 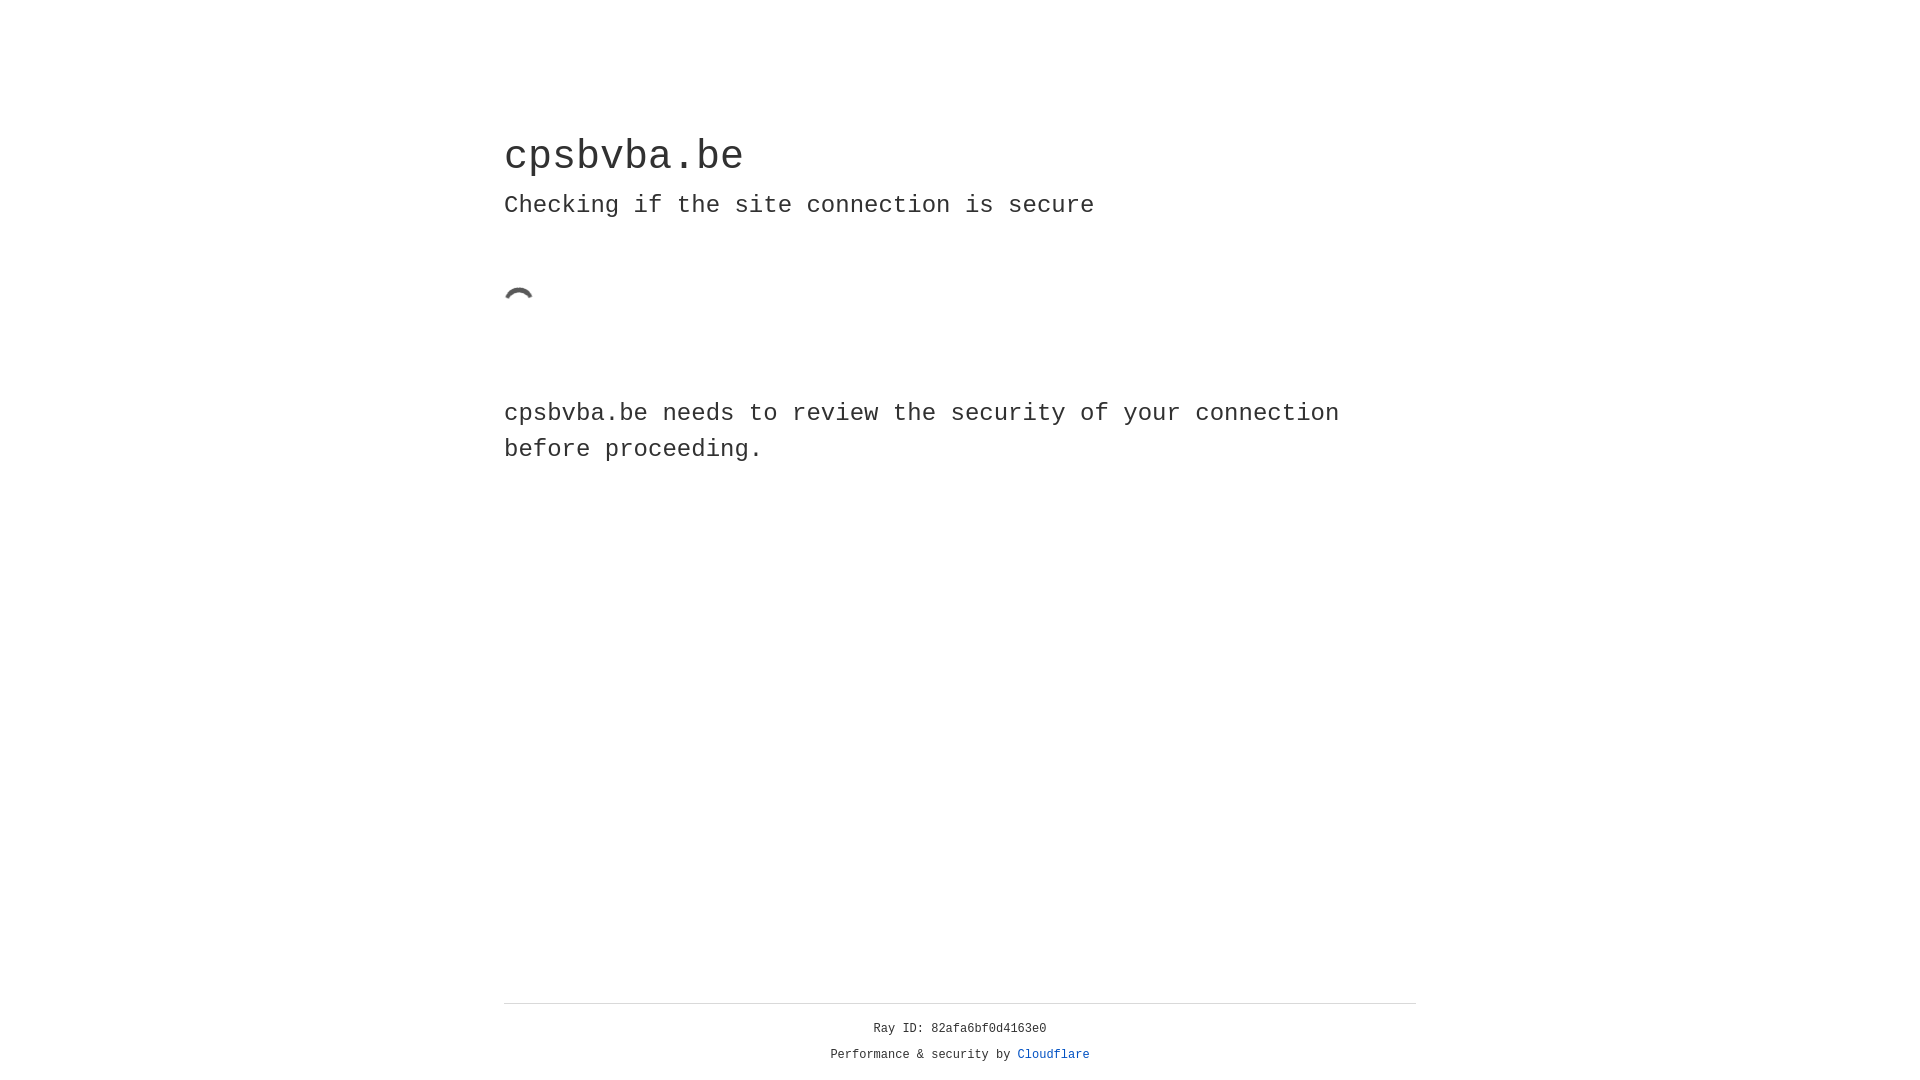 I want to click on 'Cloudflare', so click(x=1053, y=1054).